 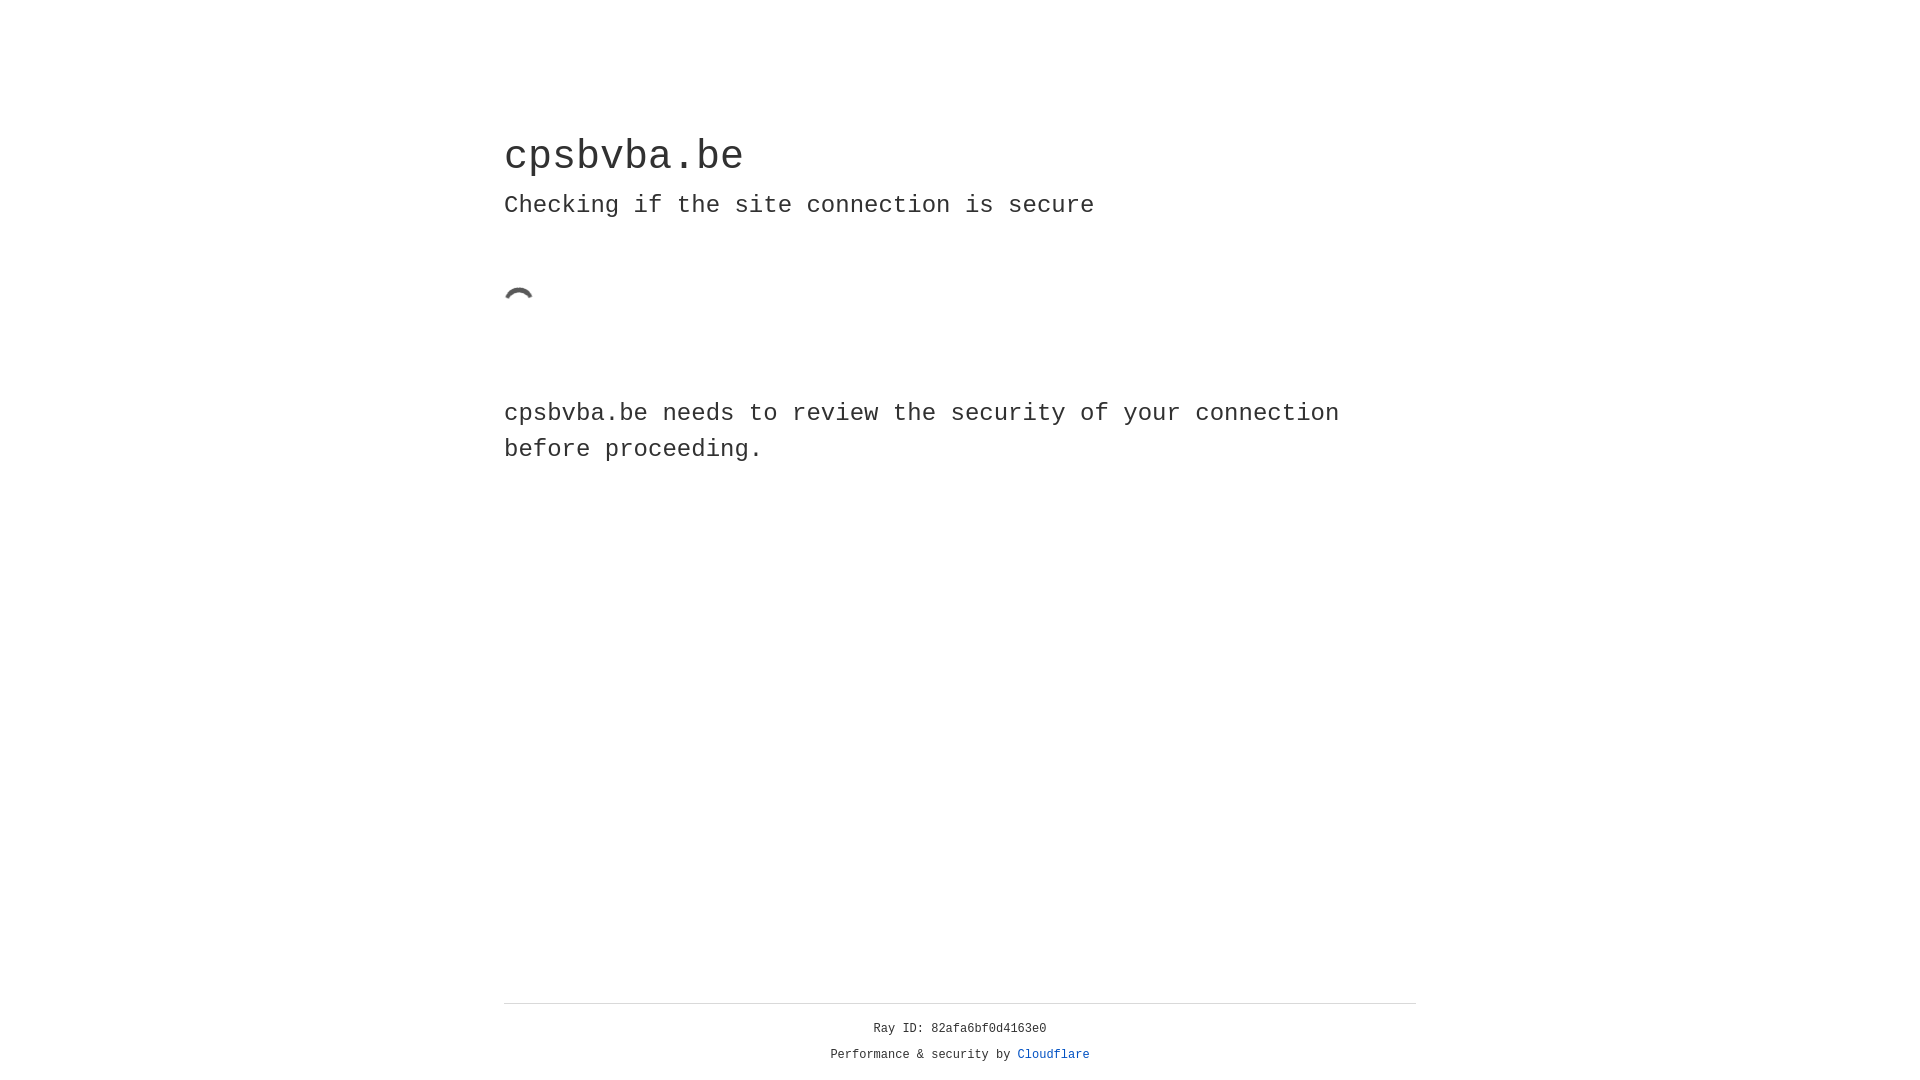 I want to click on 'Cloudflare', so click(x=1053, y=1054).